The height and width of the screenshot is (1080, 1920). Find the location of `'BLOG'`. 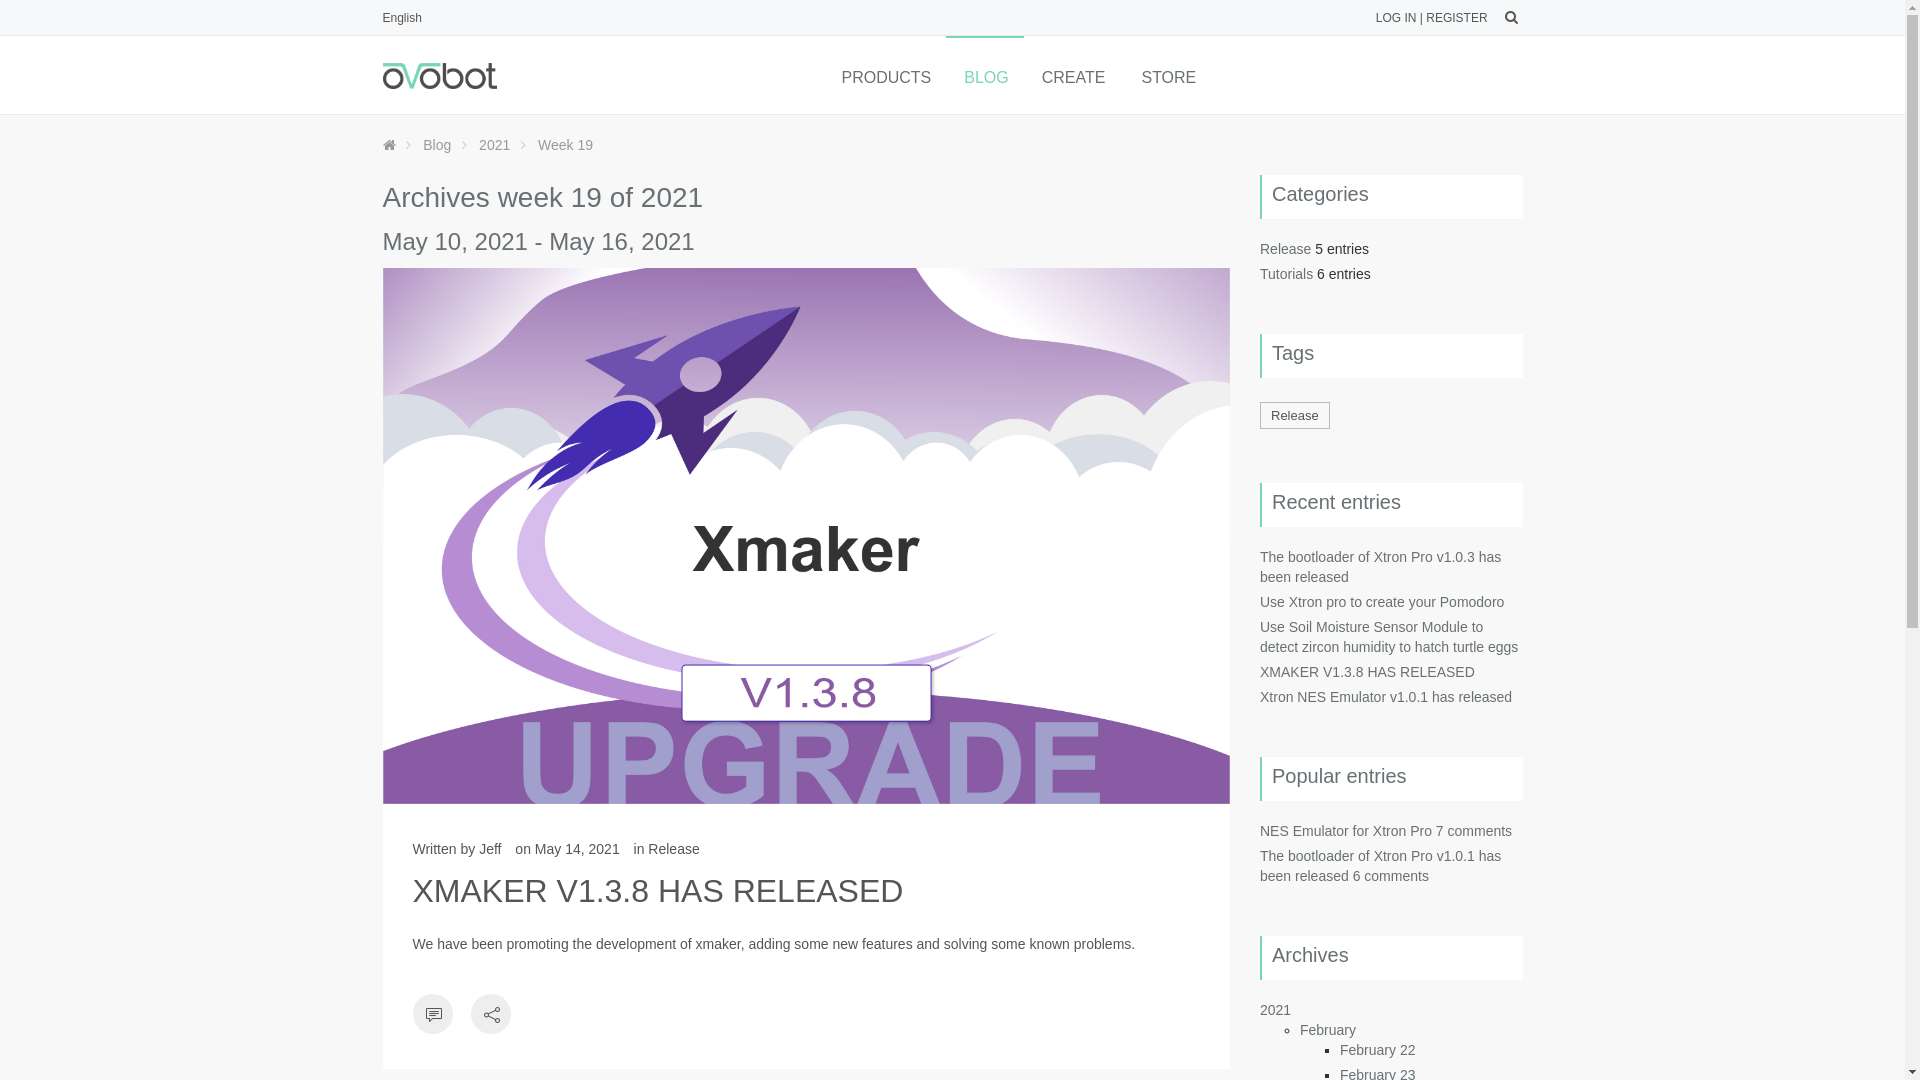

'BLOG' is located at coordinates (984, 73).